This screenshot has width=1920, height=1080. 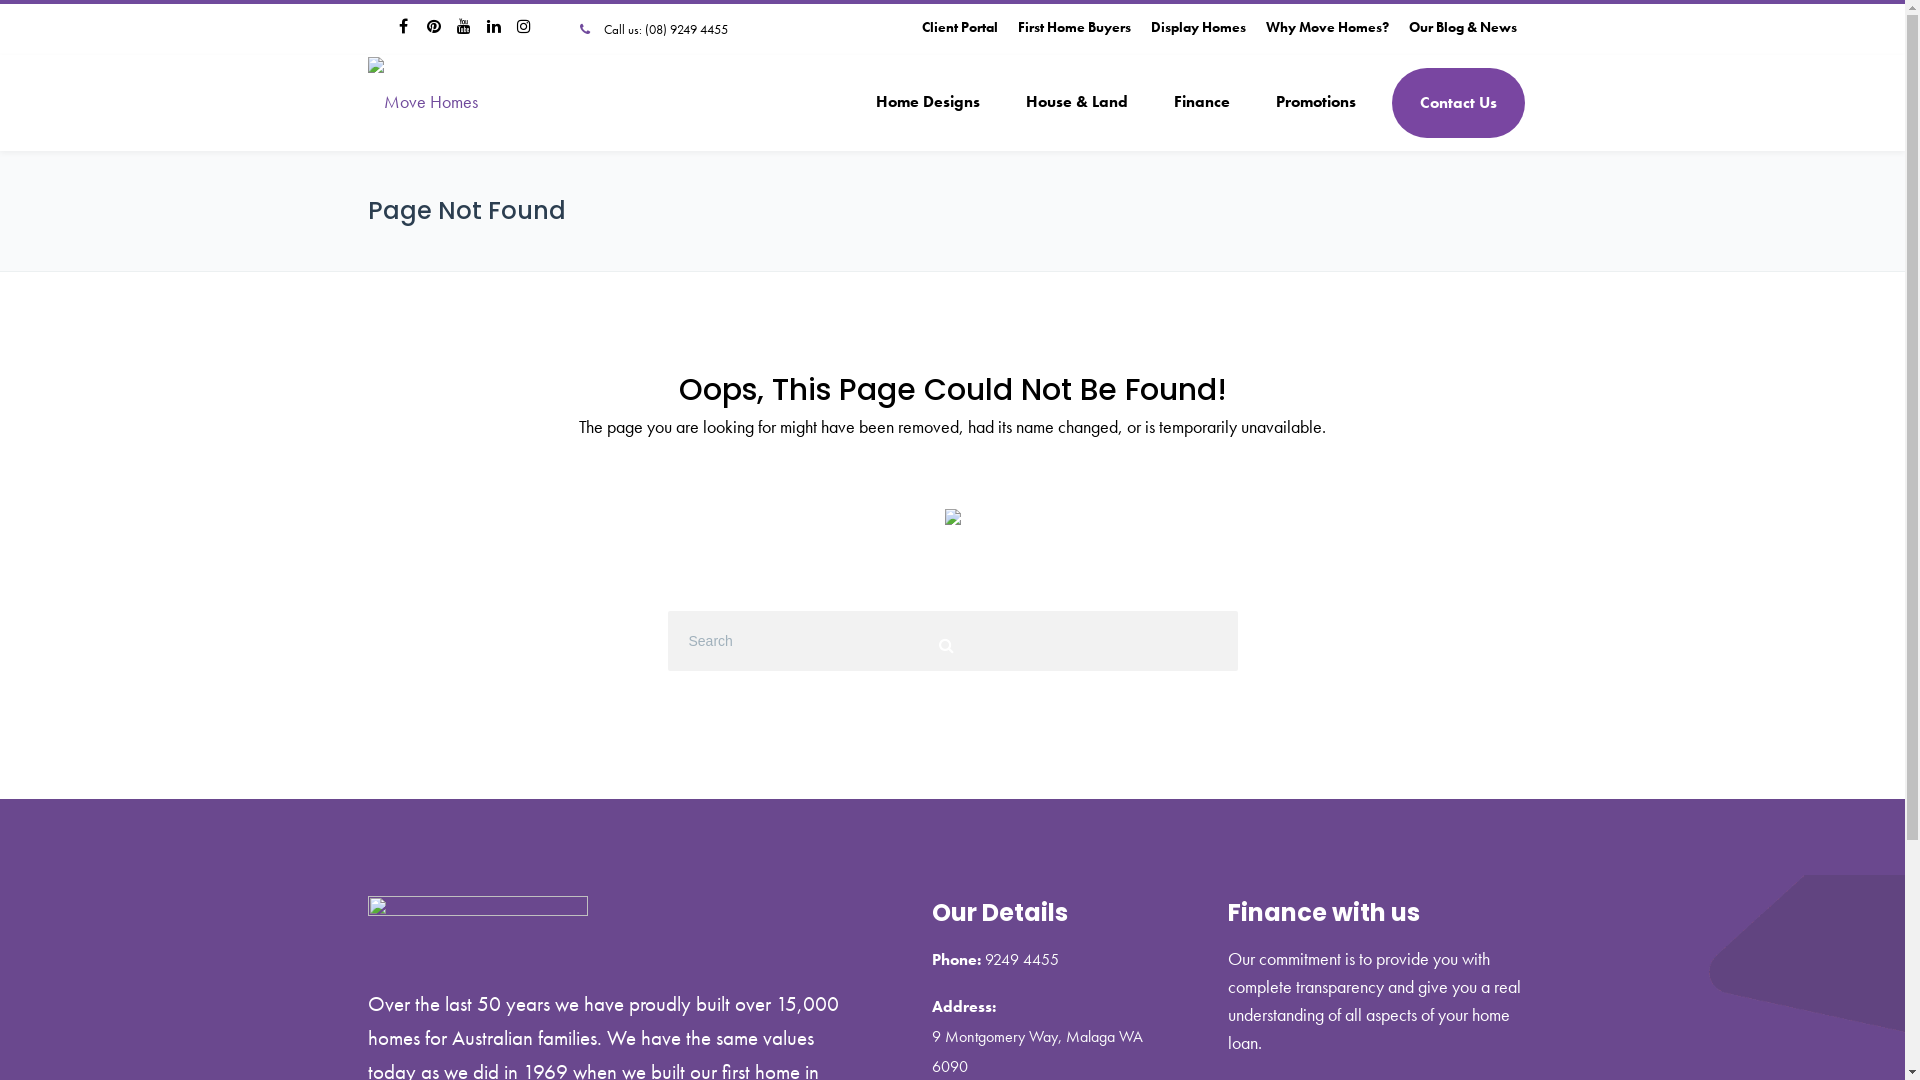 I want to click on 'Display Homes', so click(x=1150, y=27).